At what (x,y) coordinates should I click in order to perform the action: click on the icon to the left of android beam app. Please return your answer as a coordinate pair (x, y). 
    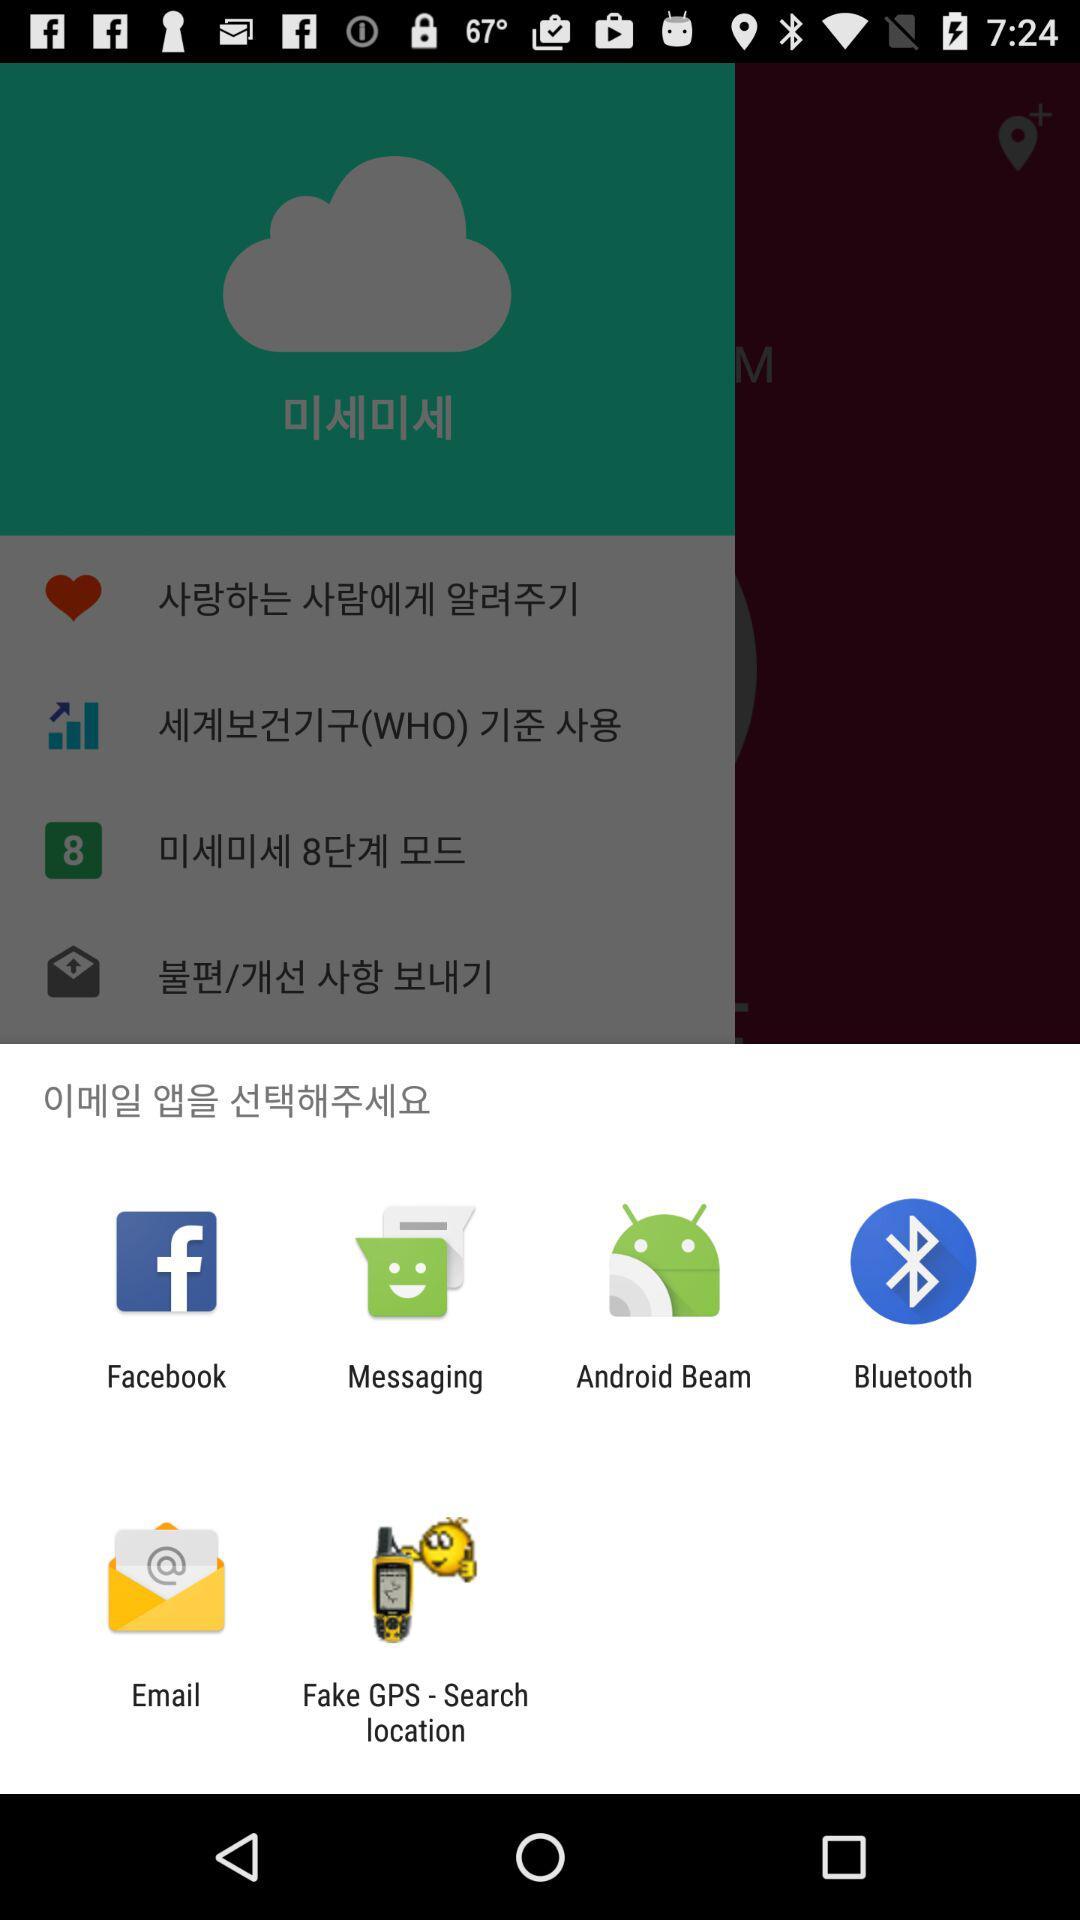
    Looking at the image, I should click on (414, 1392).